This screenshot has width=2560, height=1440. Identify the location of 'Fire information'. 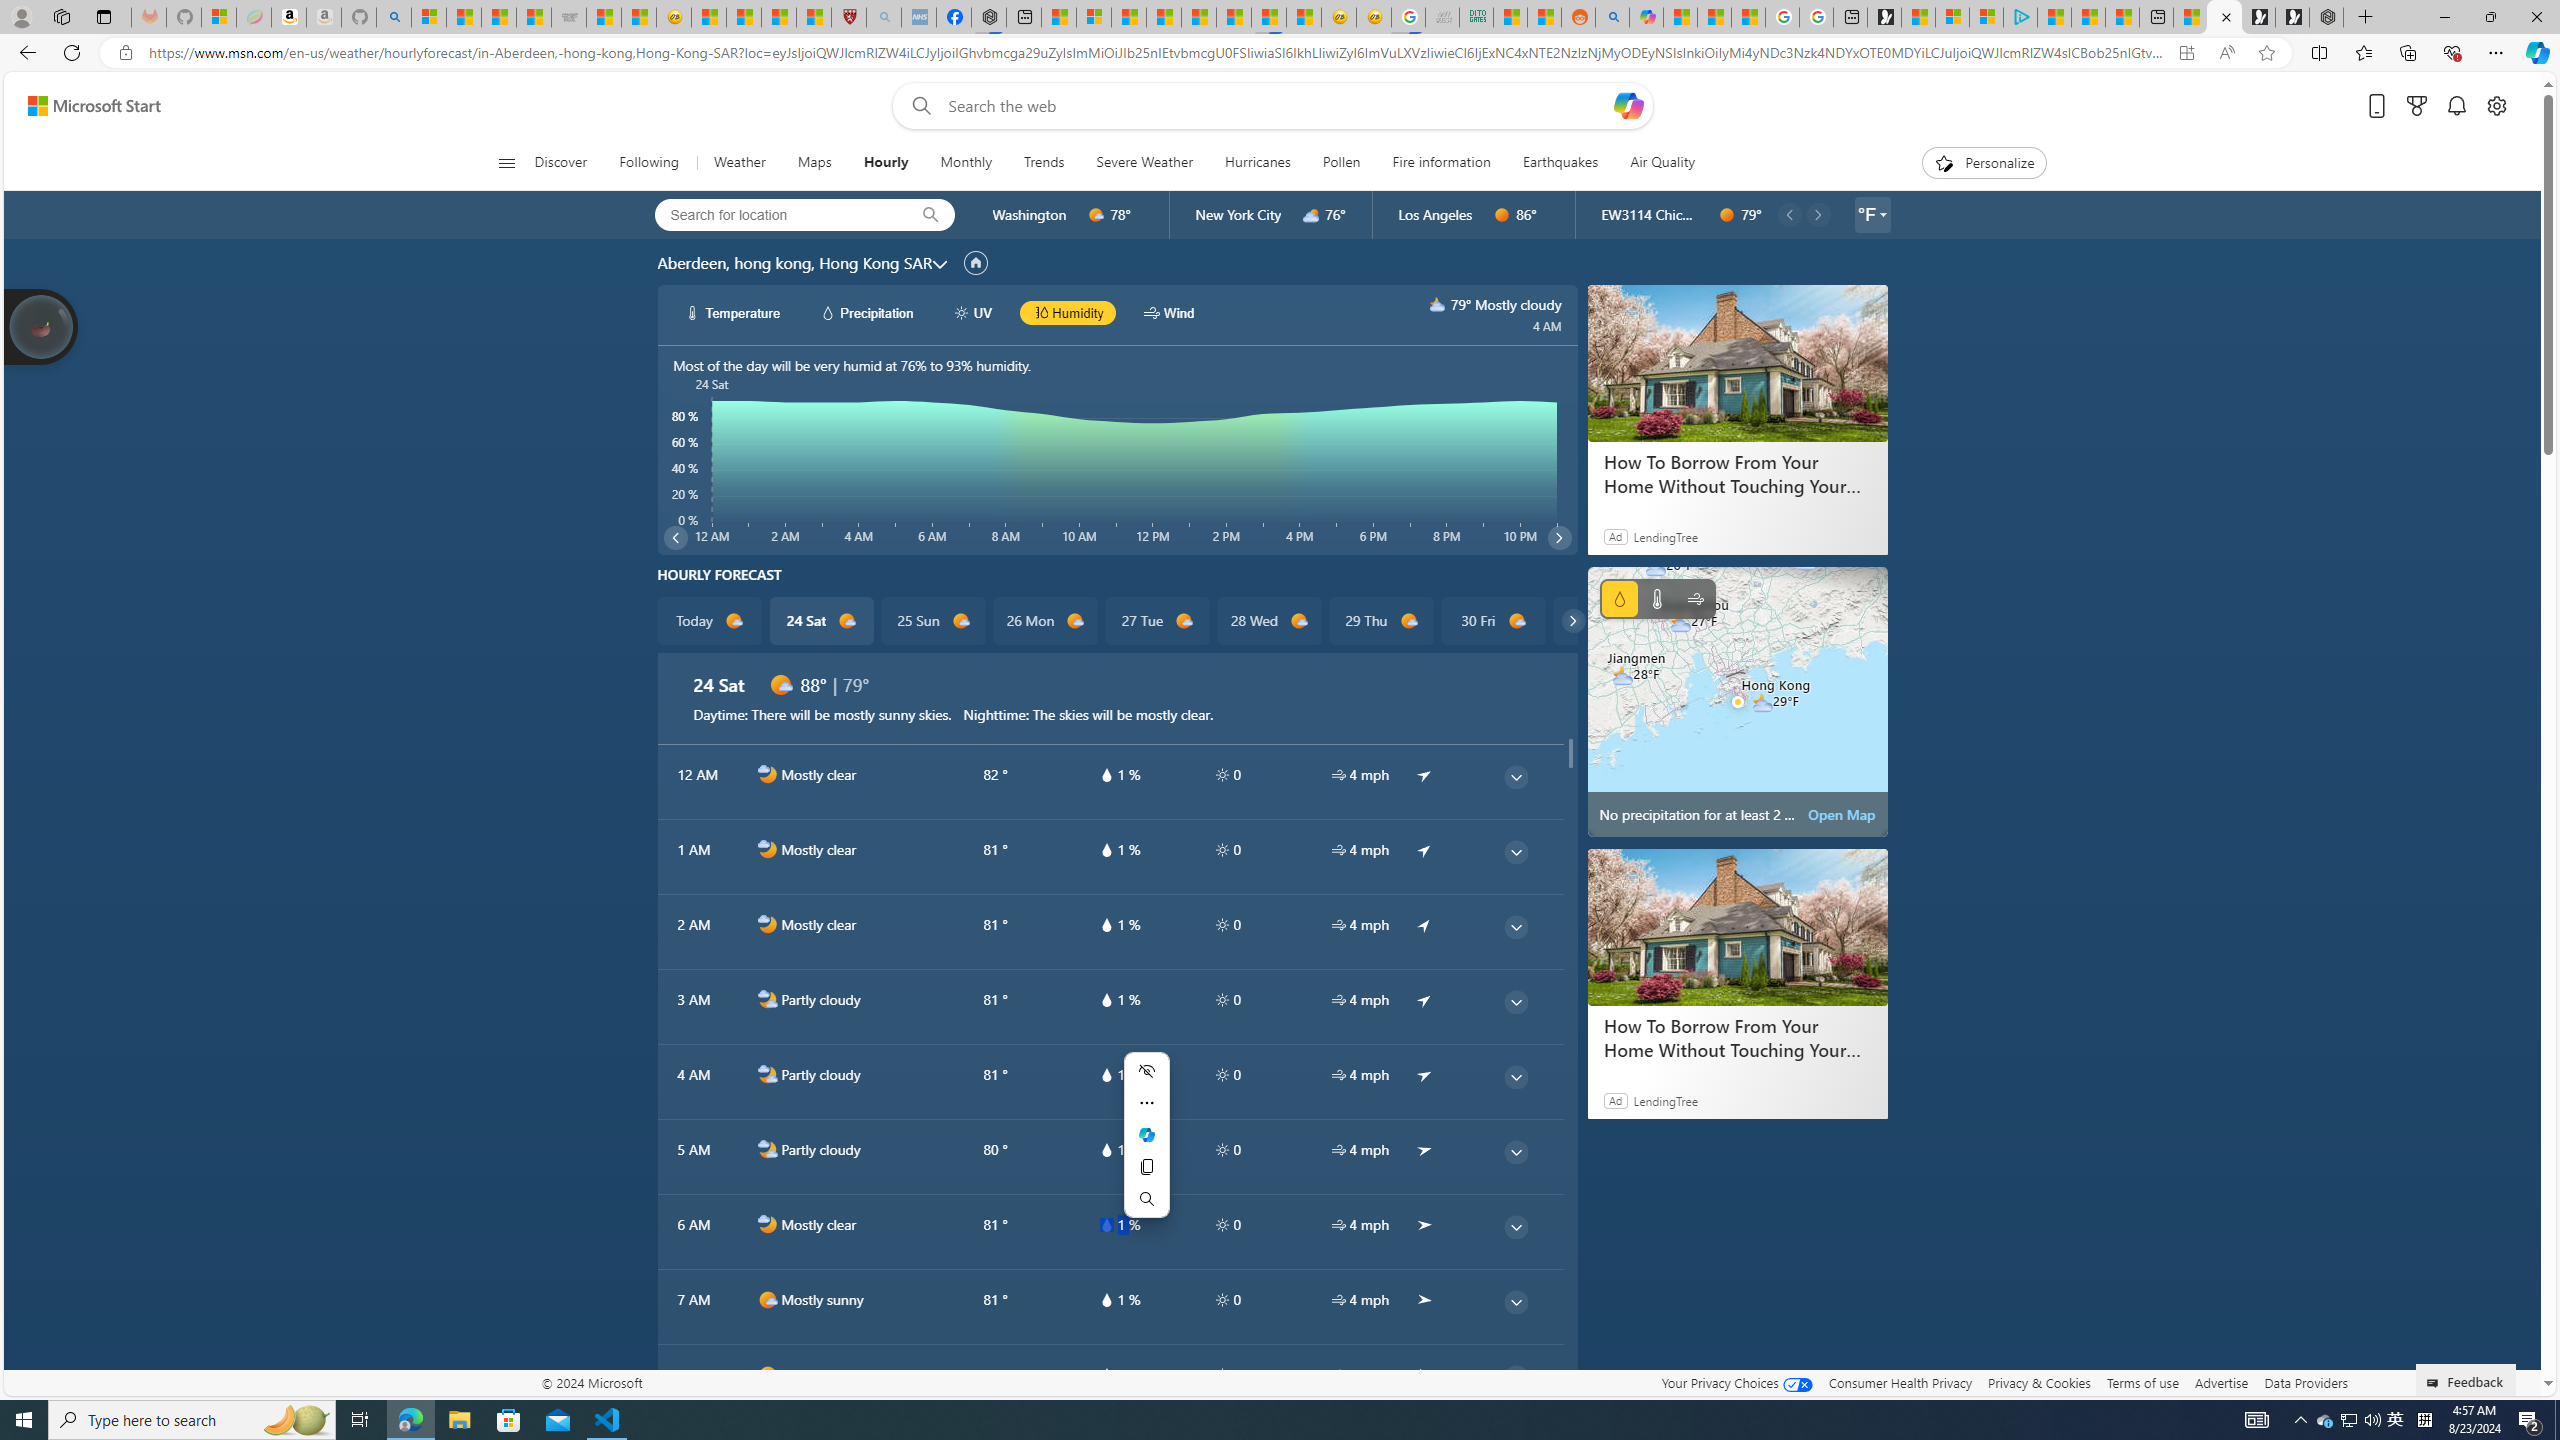
(1440, 162).